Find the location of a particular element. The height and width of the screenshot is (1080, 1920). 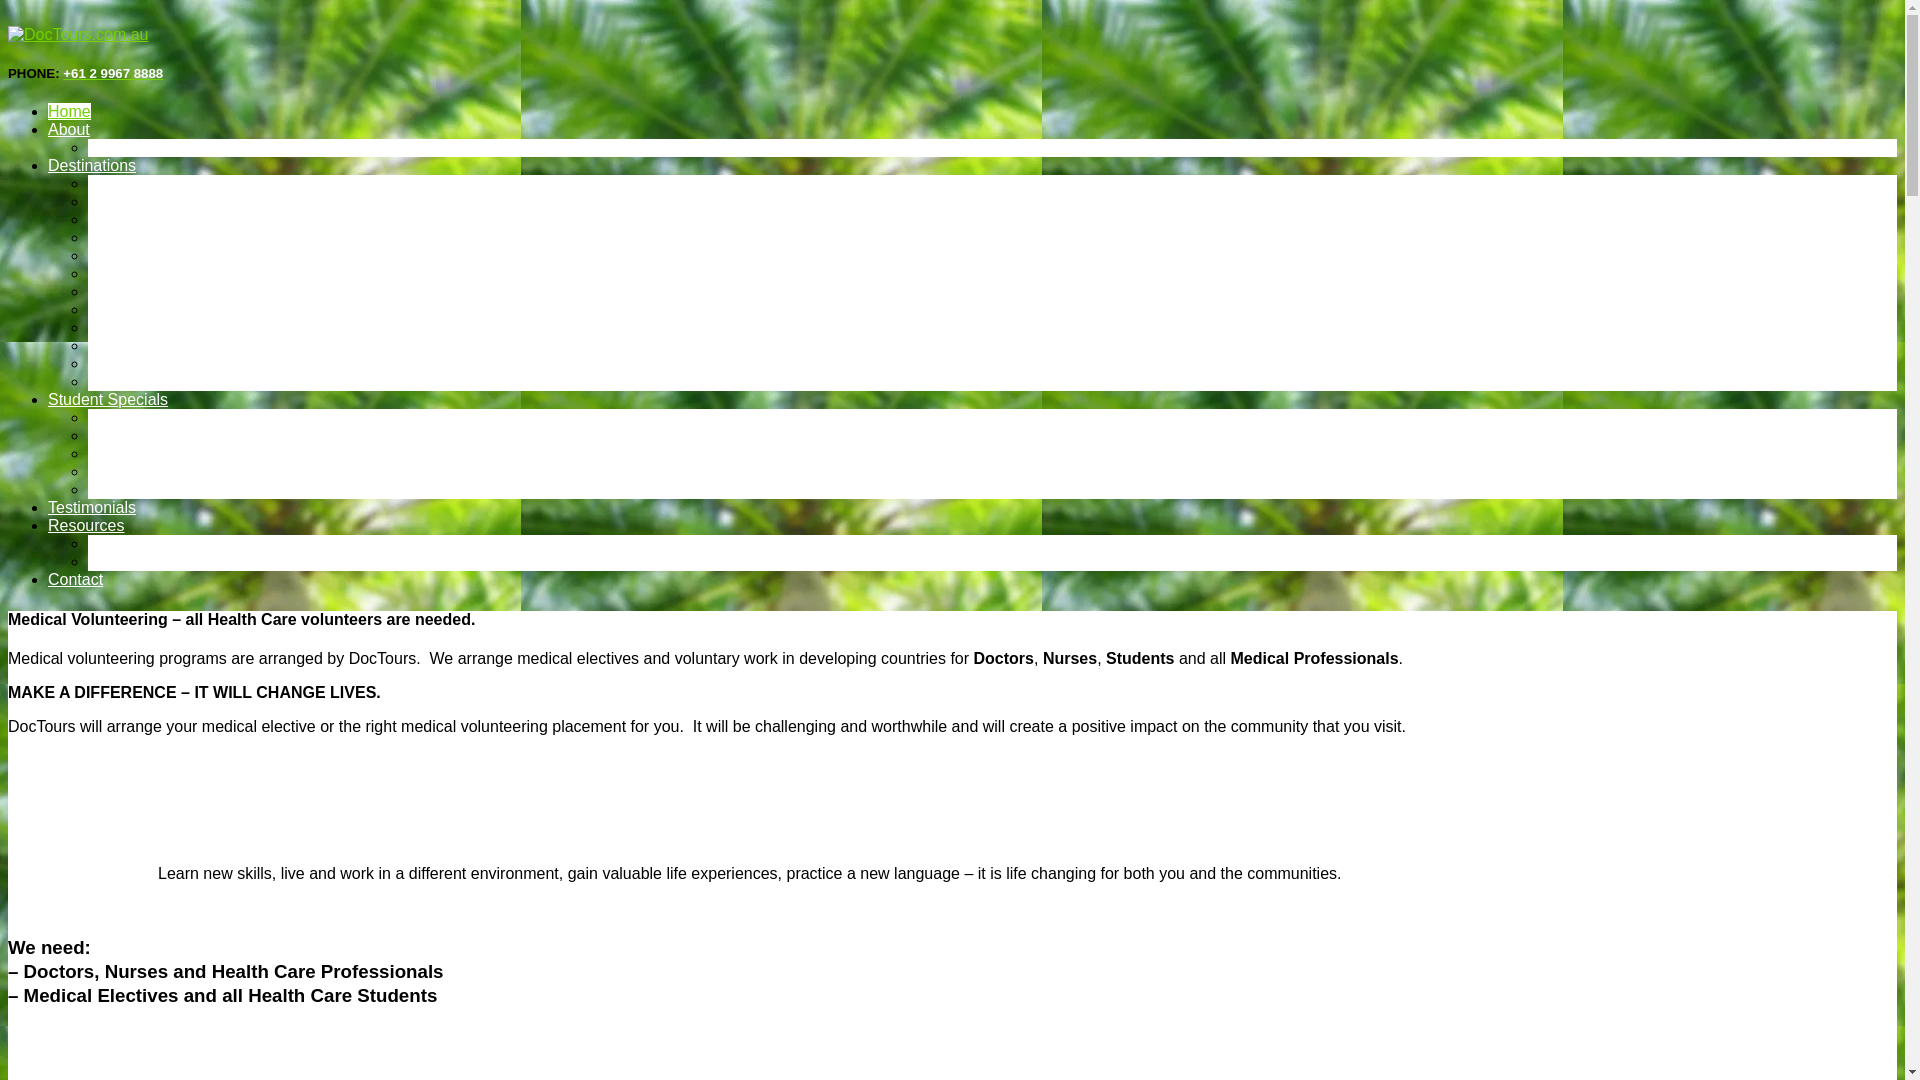

'Home' is located at coordinates (69, 111).